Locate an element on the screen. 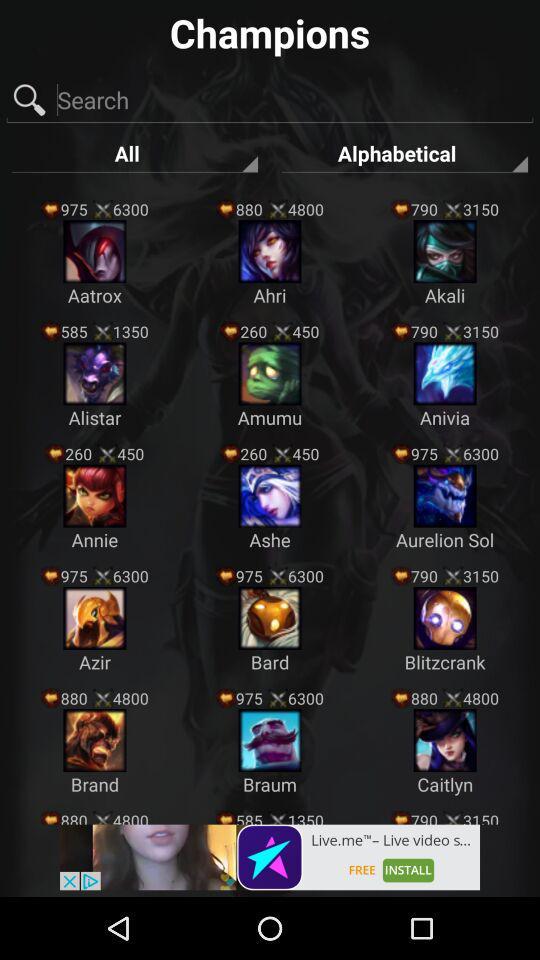 This screenshot has width=540, height=960. advertisement banner is located at coordinates (270, 856).